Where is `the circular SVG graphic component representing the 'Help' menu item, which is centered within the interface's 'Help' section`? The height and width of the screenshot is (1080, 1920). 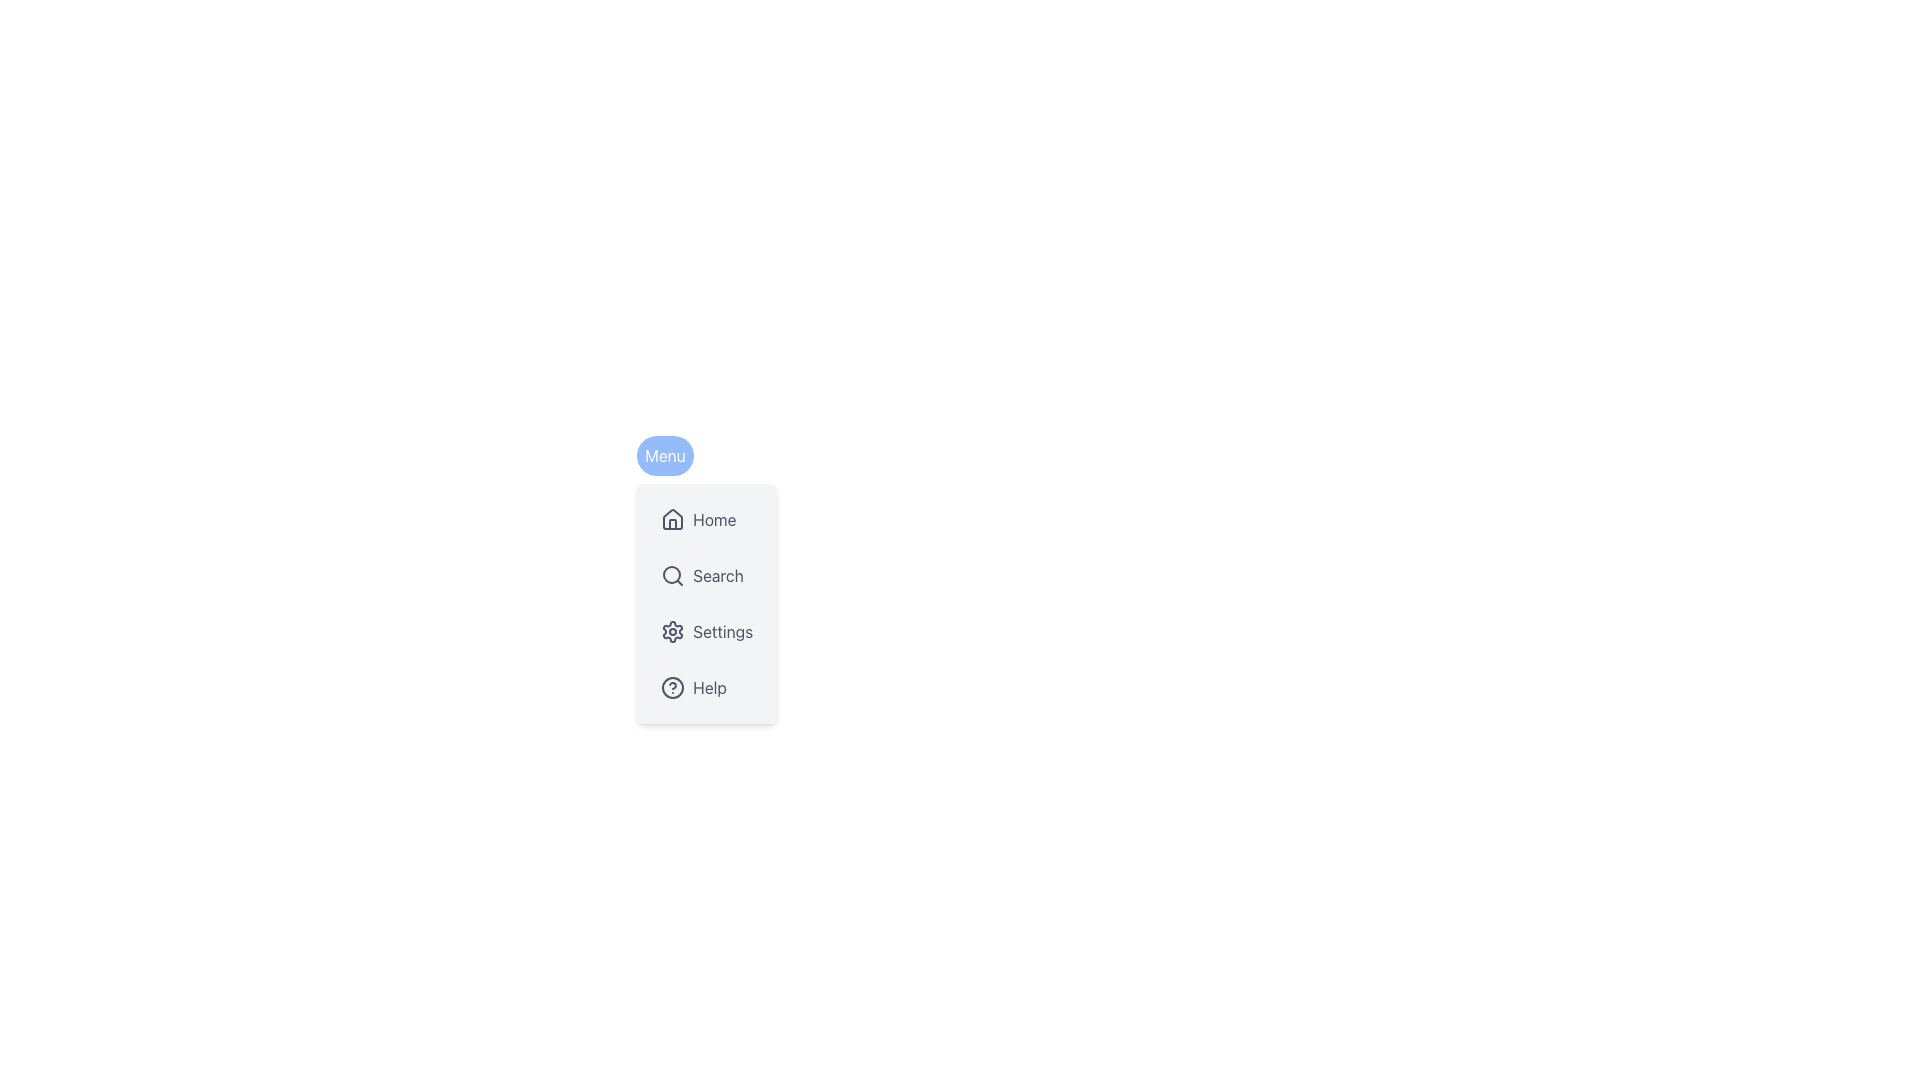 the circular SVG graphic component representing the 'Help' menu item, which is centered within the interface's 'Help' section is located at coordinates (673, 686).